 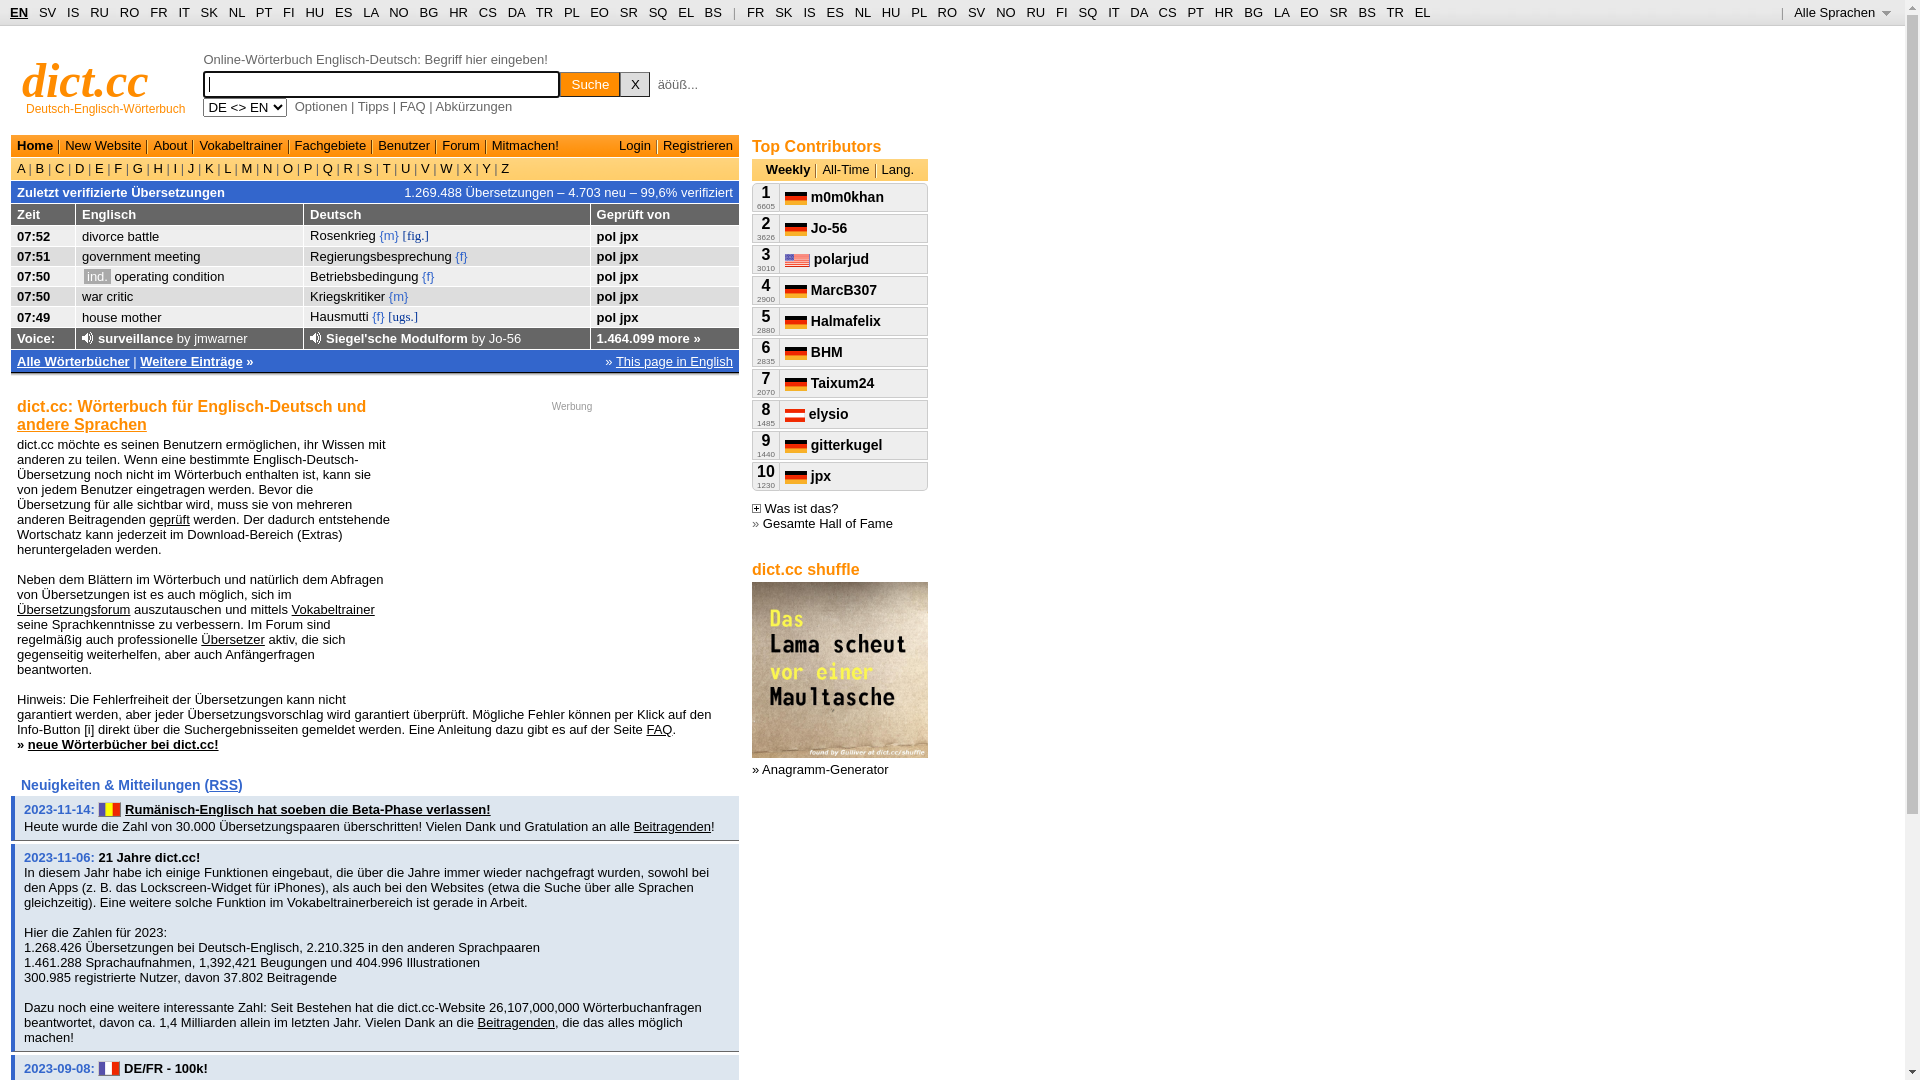 I want to click on 'NL', so click(x=863, y=12).